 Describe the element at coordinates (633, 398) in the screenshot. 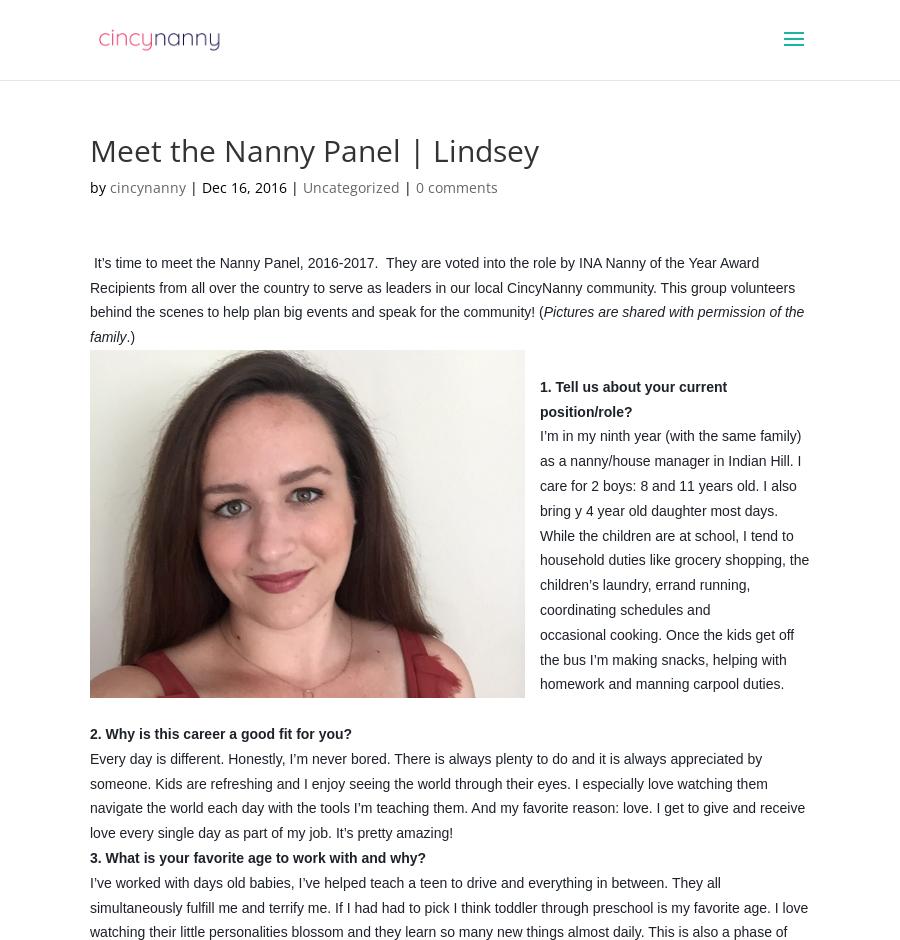

I see `'1. Tell us about your current position/role?'` at that location.